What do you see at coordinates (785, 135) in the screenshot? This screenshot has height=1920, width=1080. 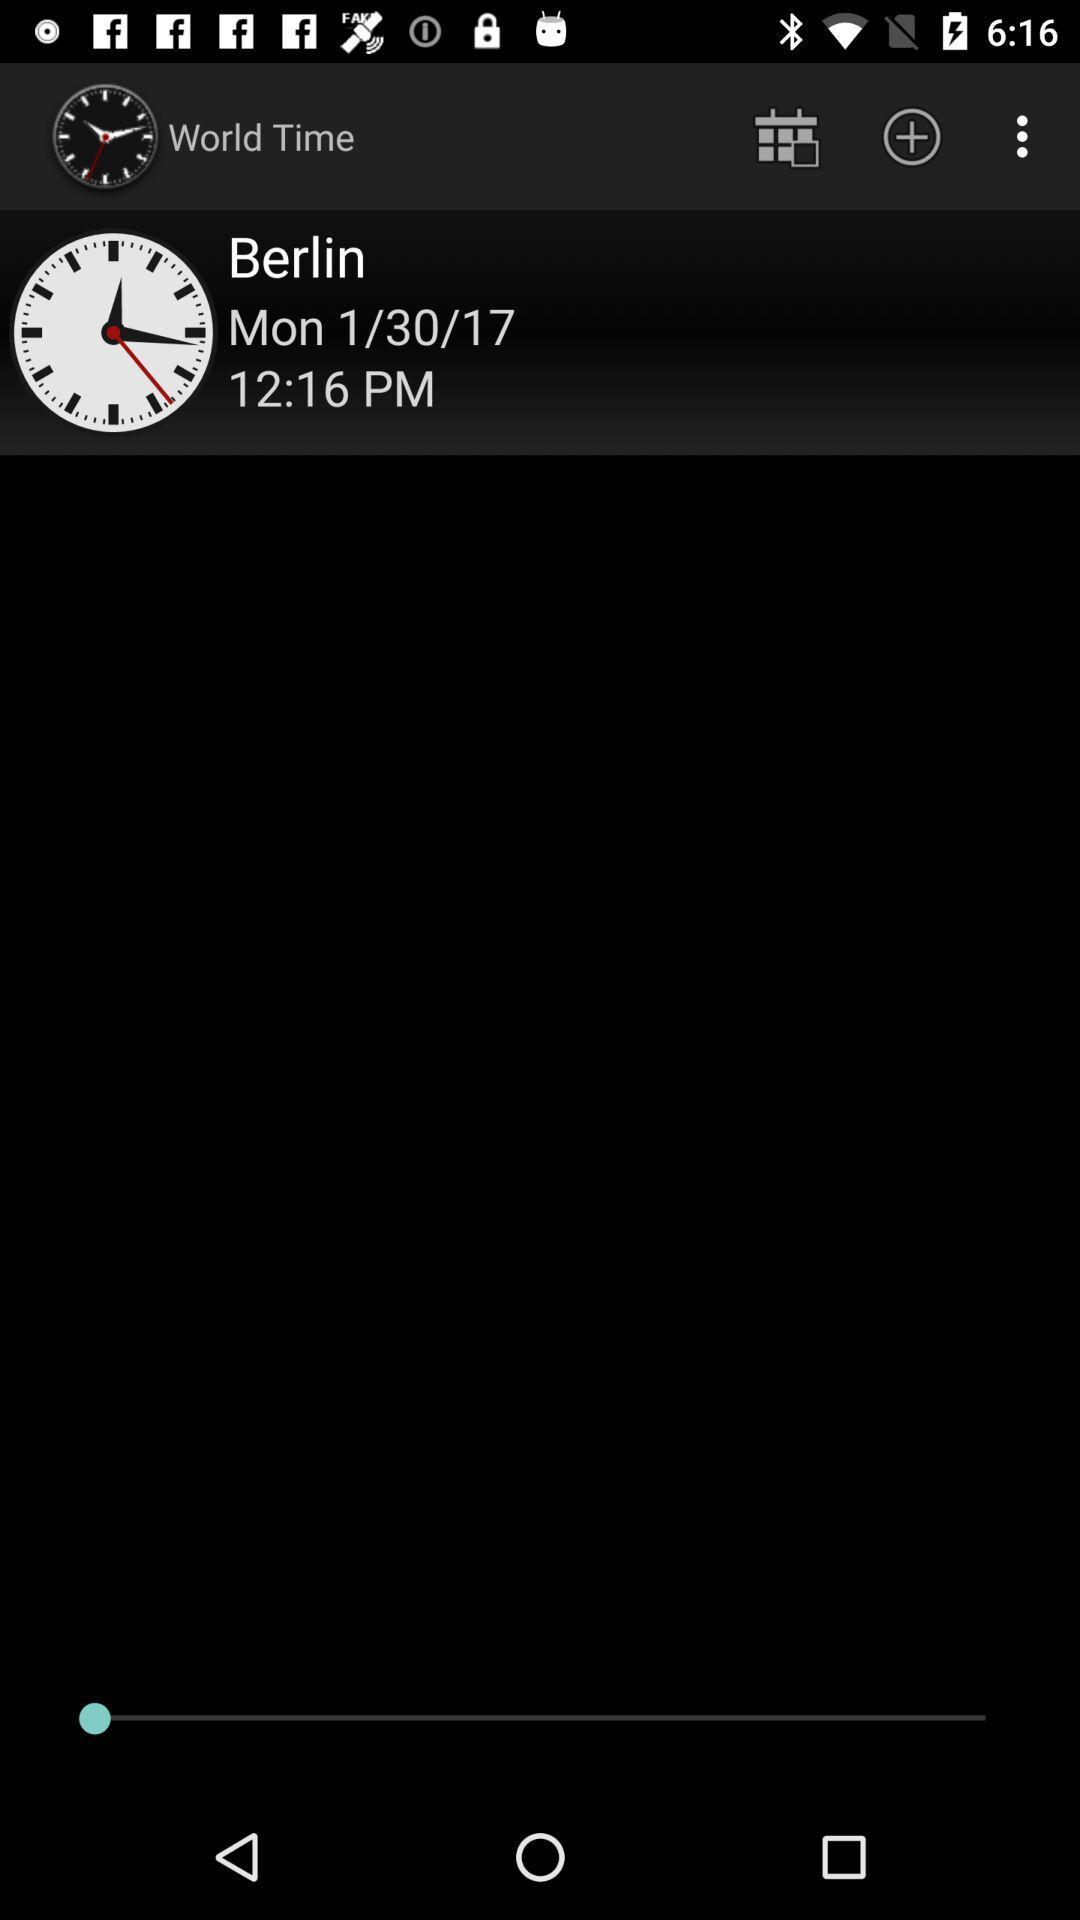 I see `icon to the right of world time item` at bounding box center [785, 135].